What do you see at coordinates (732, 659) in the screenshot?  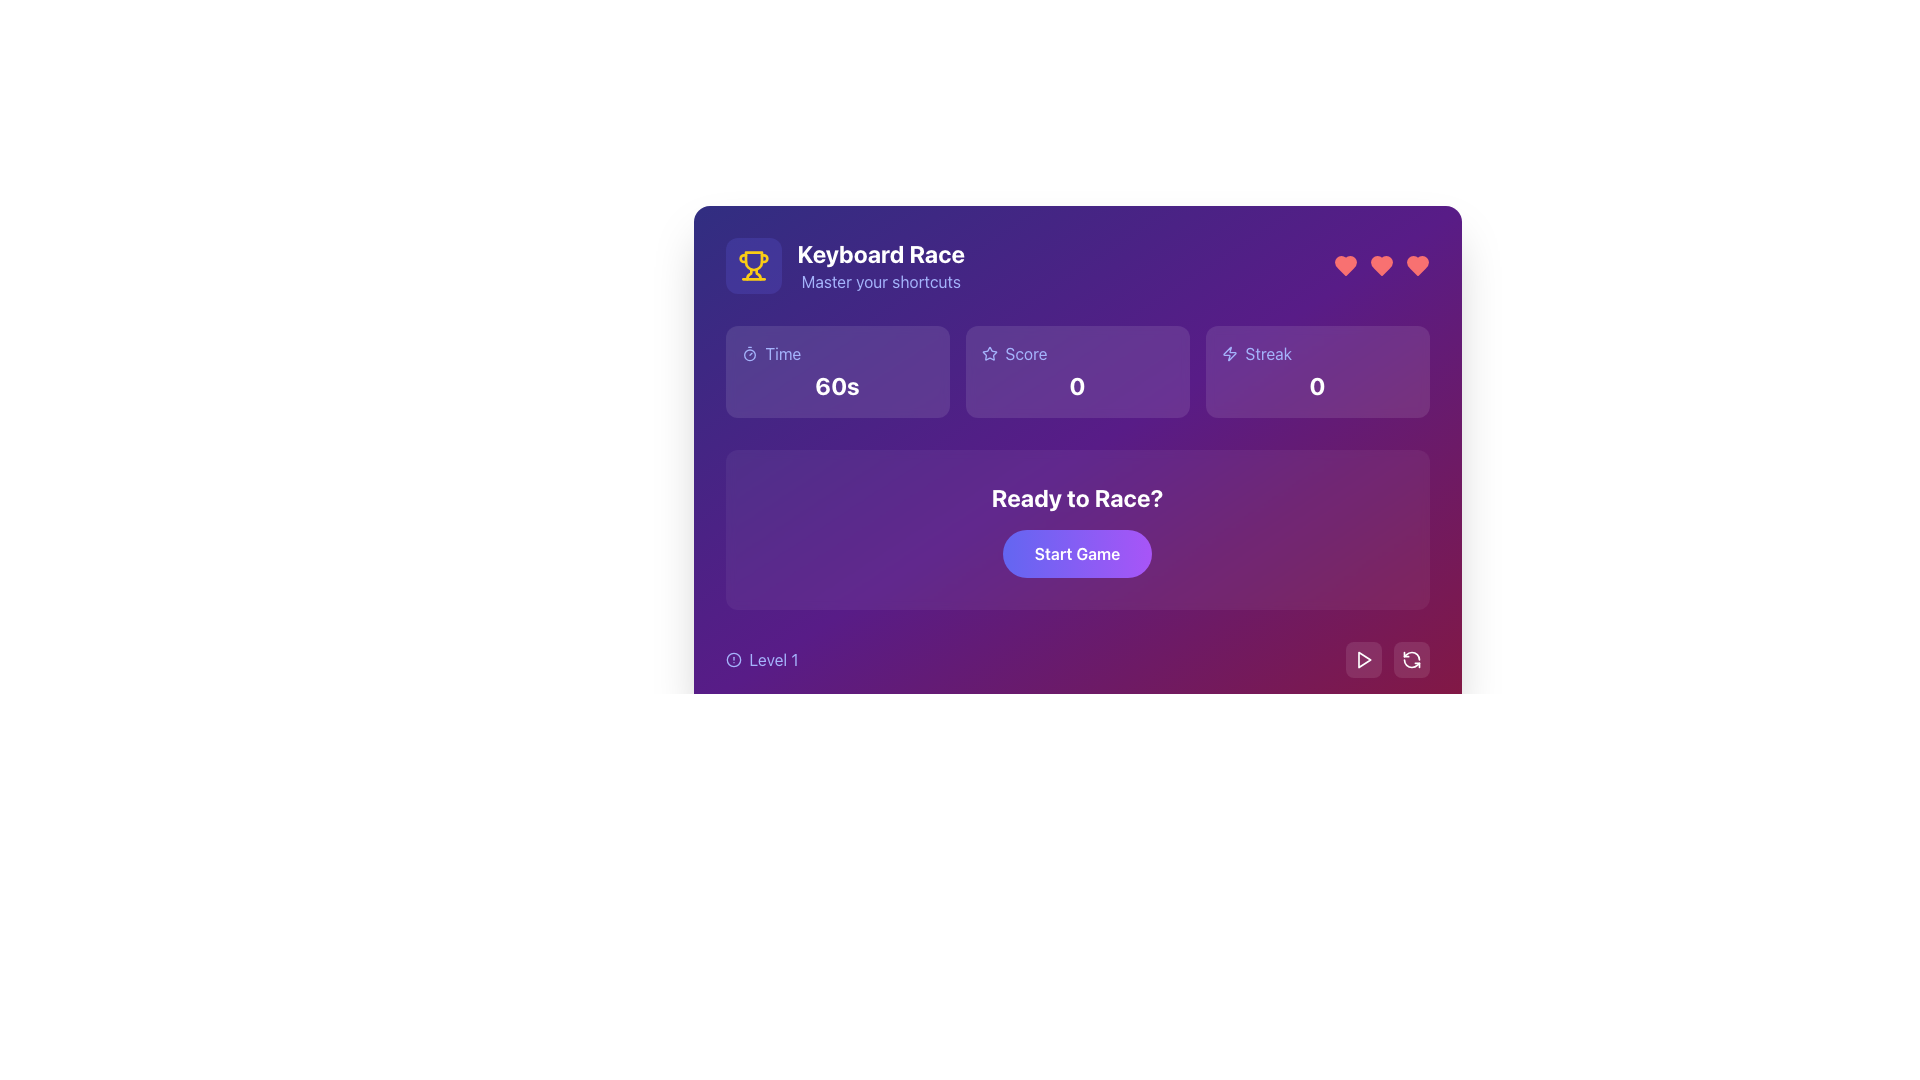 I see `the main circular SVG shape of the 'circle-alert' icon, which is located adjacent to the 'Level 1' label` at bounding box center [732, 659].